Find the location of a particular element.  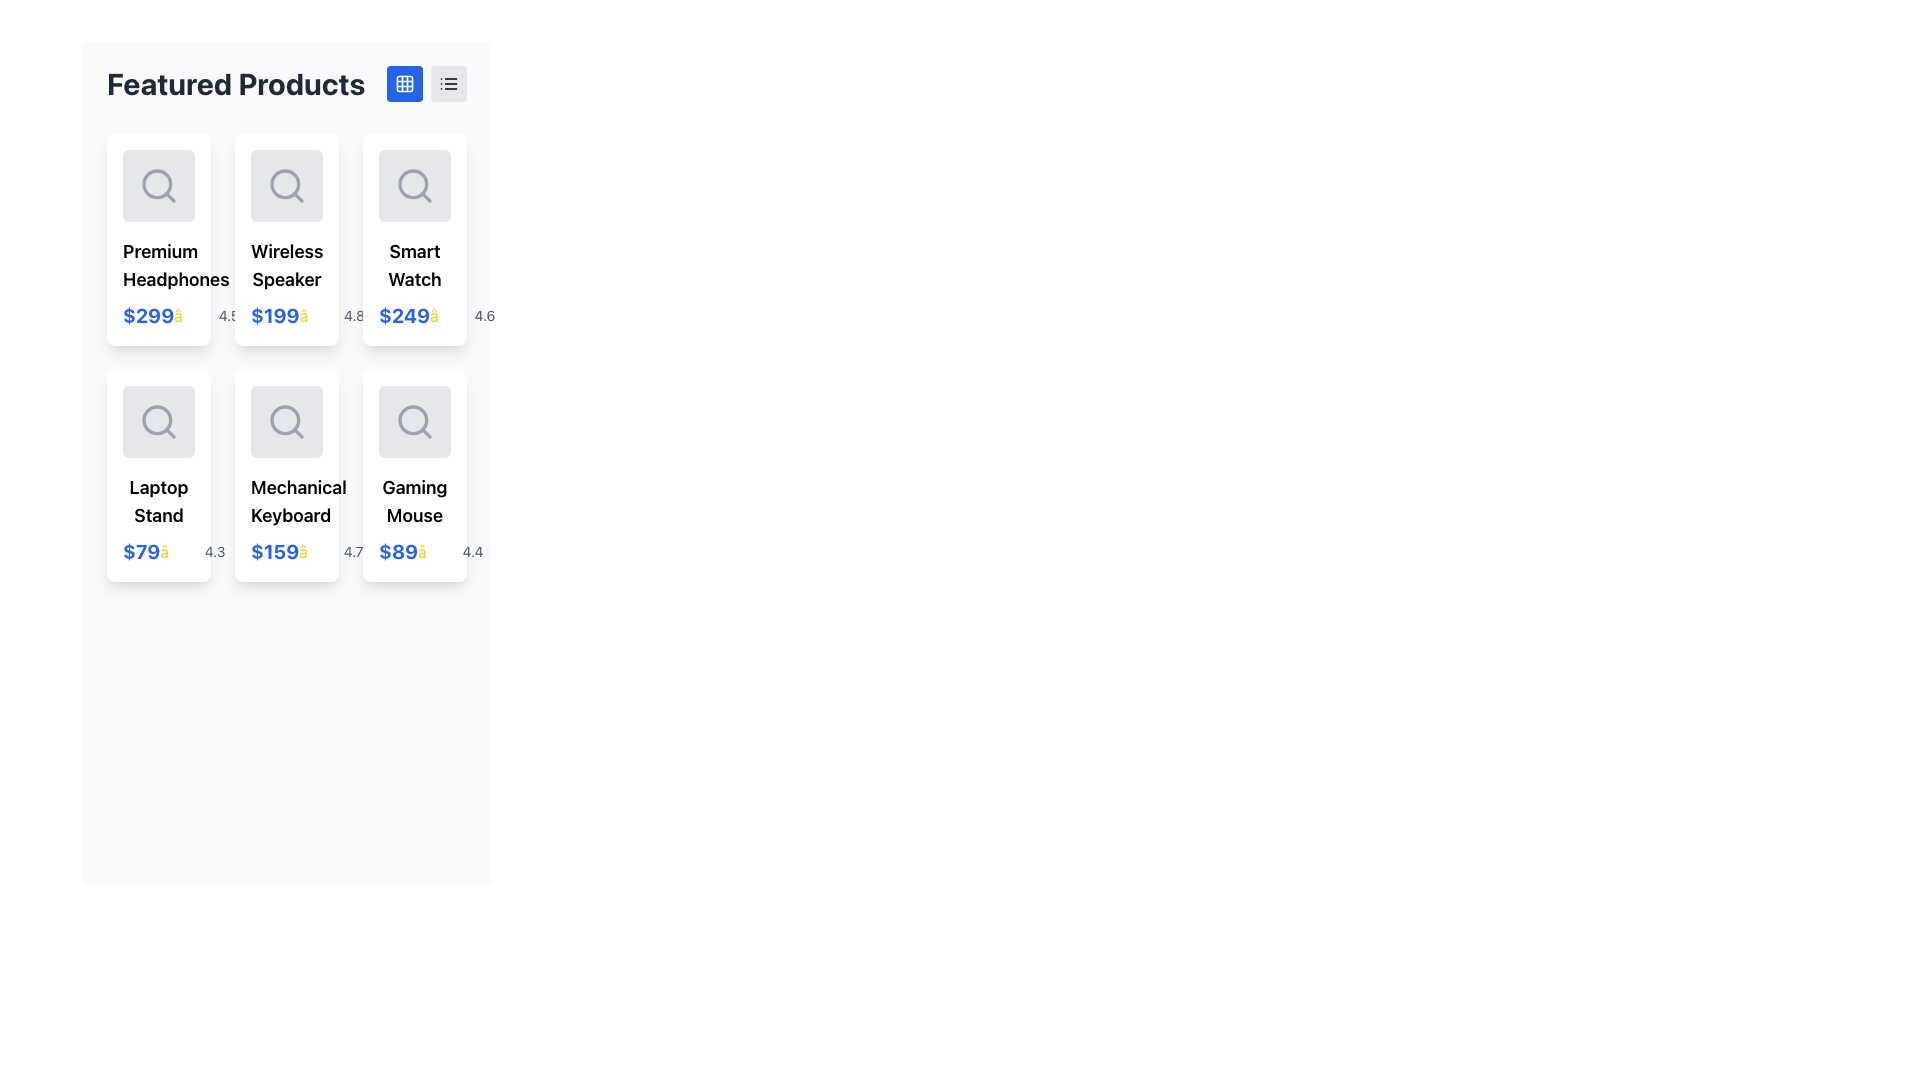

the toggle button (icon) located in the top-right corner of the 'Featured Products' section to switch to a list view format is located at coordinates (448, 83).